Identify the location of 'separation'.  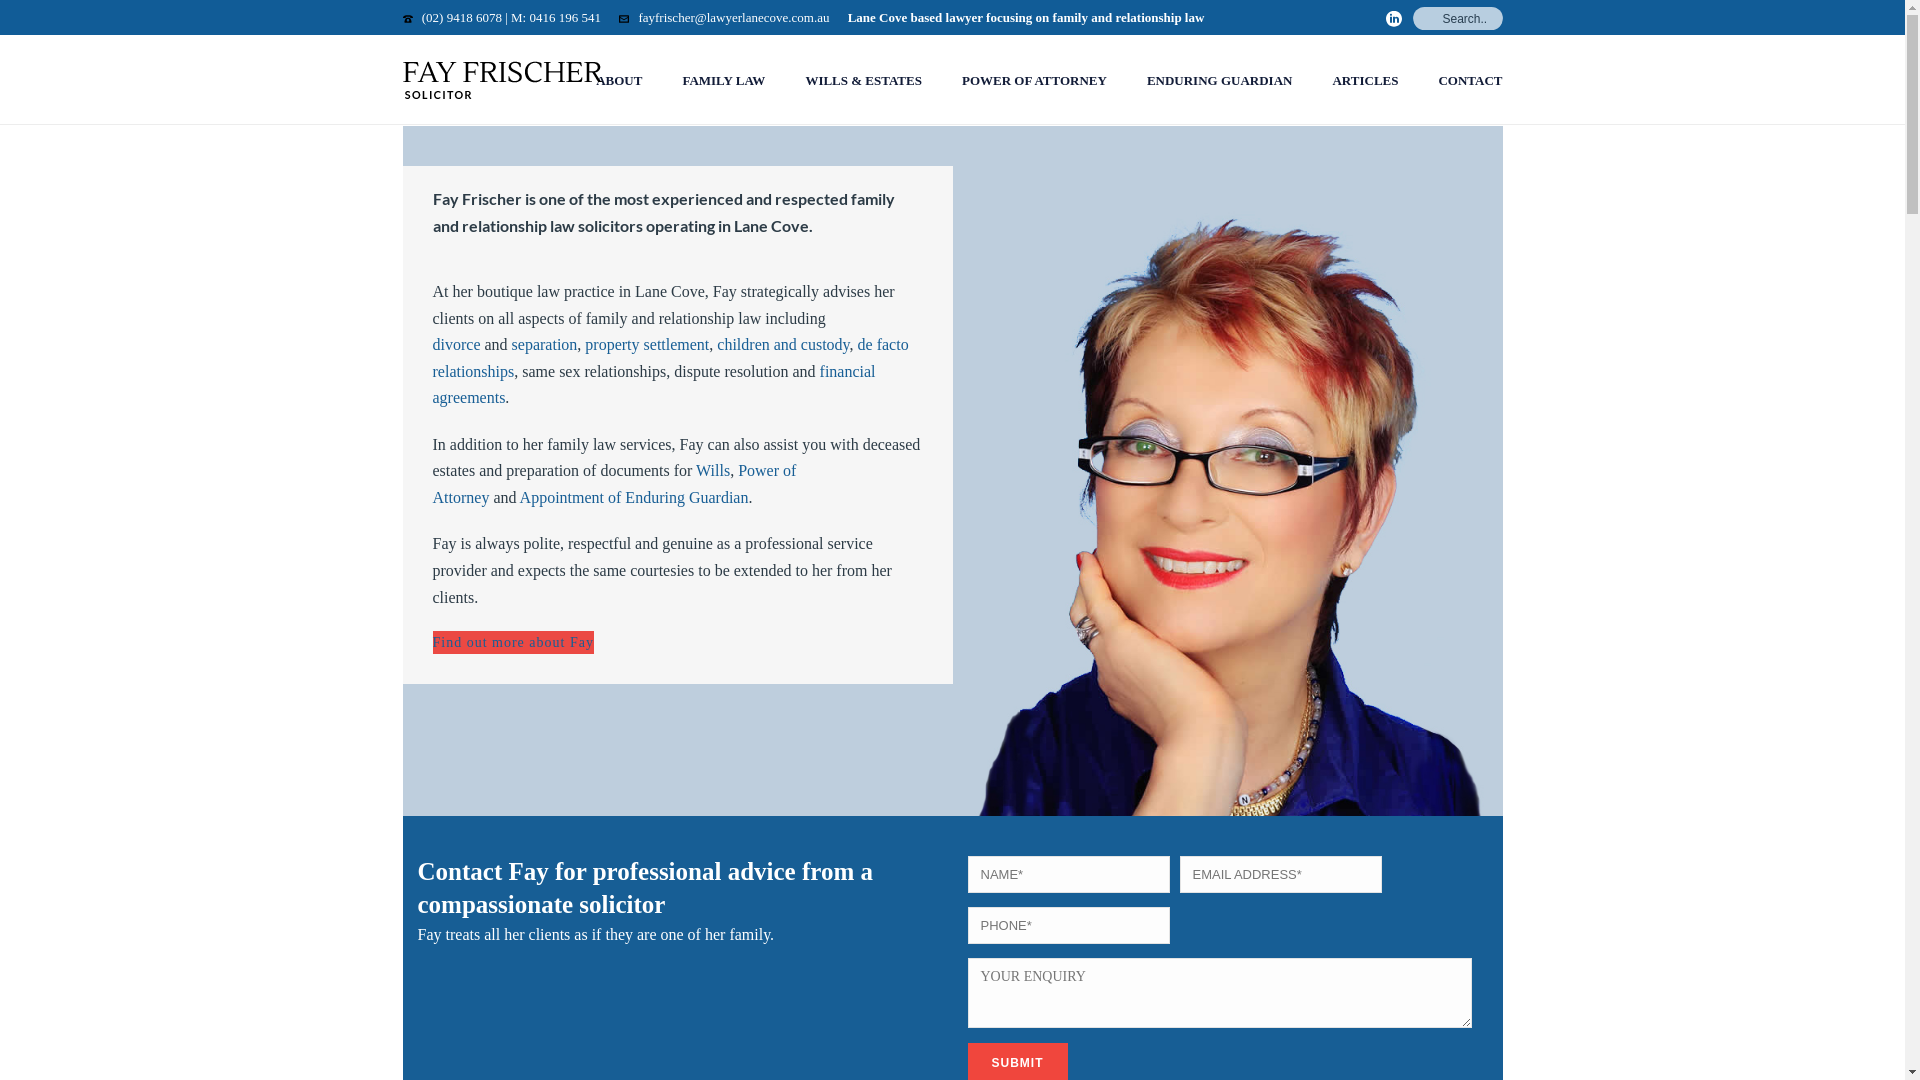
(545, 343).